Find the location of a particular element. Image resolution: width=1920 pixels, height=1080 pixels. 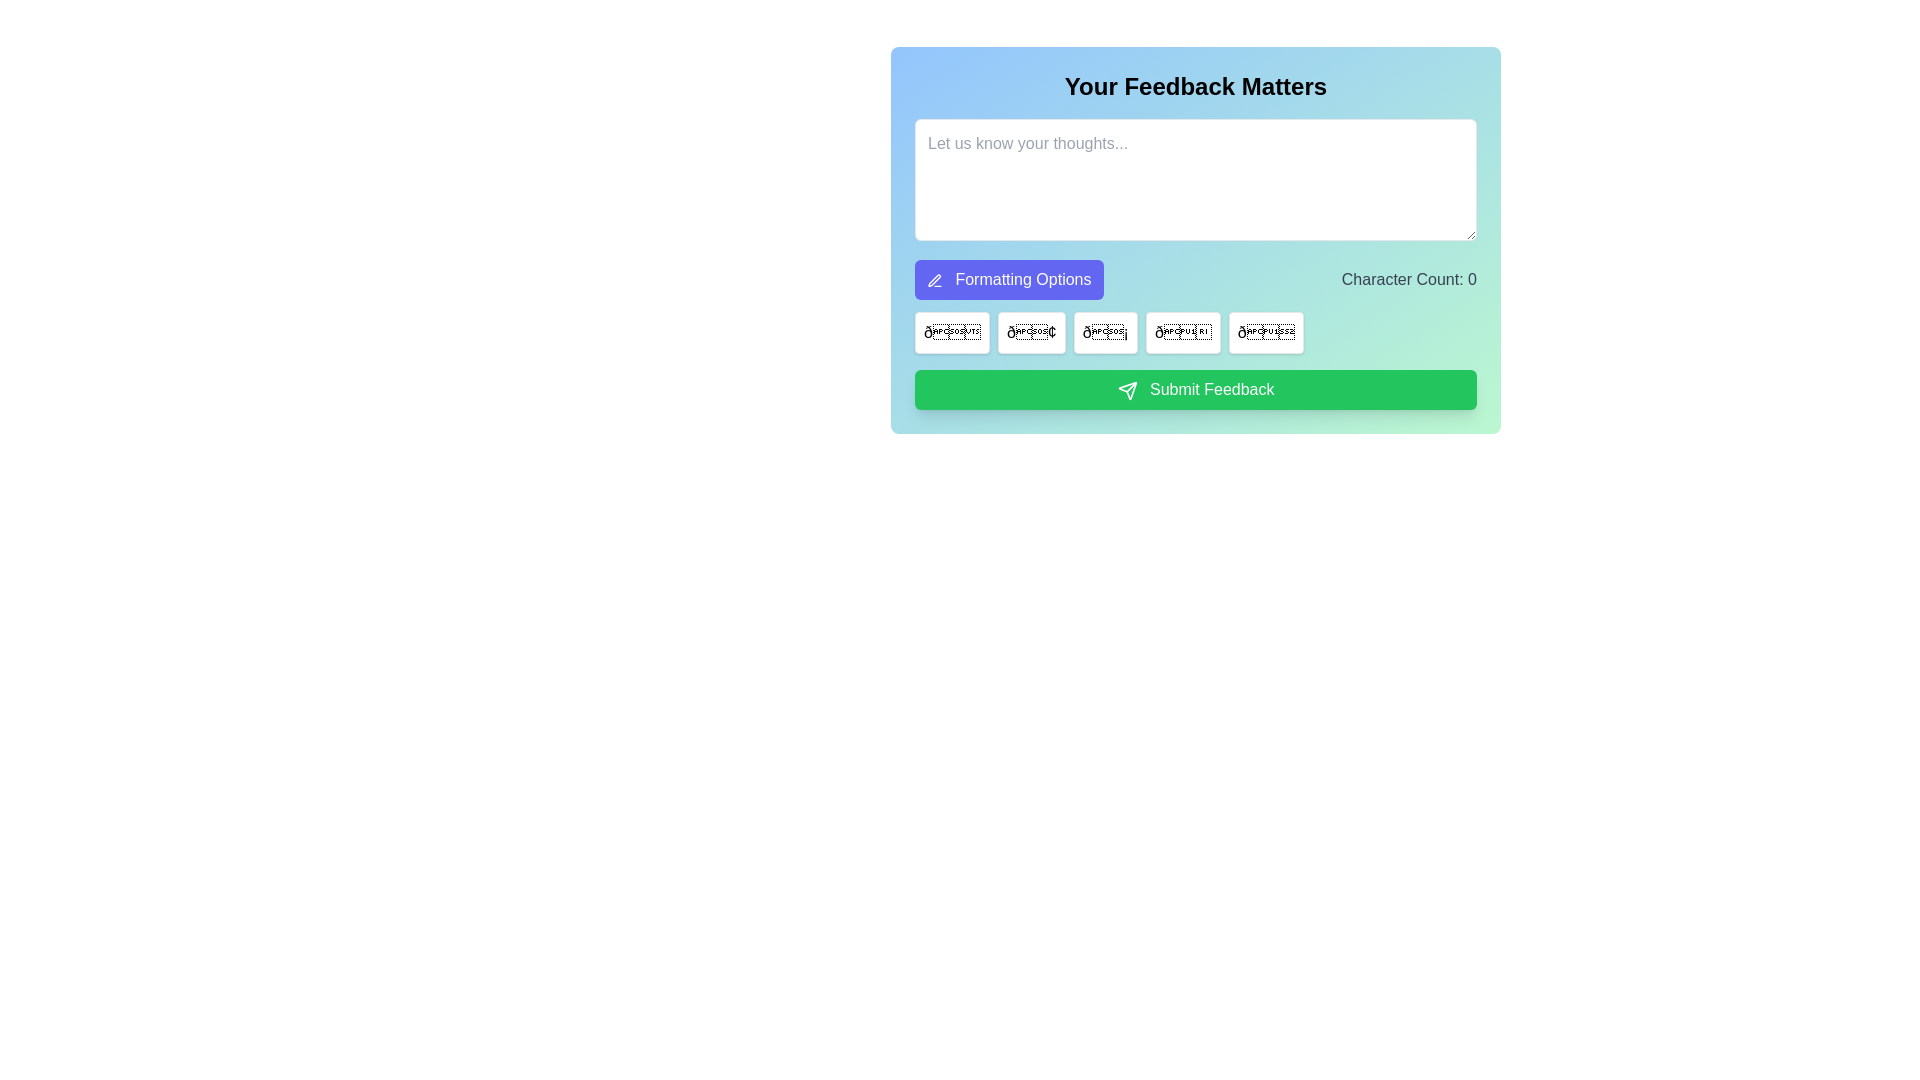

the edit icon depicted as a pen or stylus, which is located to the left of the 'Formatting Options' text, serving as an option to adjust properties or settings is located at coordinates (933, 280).